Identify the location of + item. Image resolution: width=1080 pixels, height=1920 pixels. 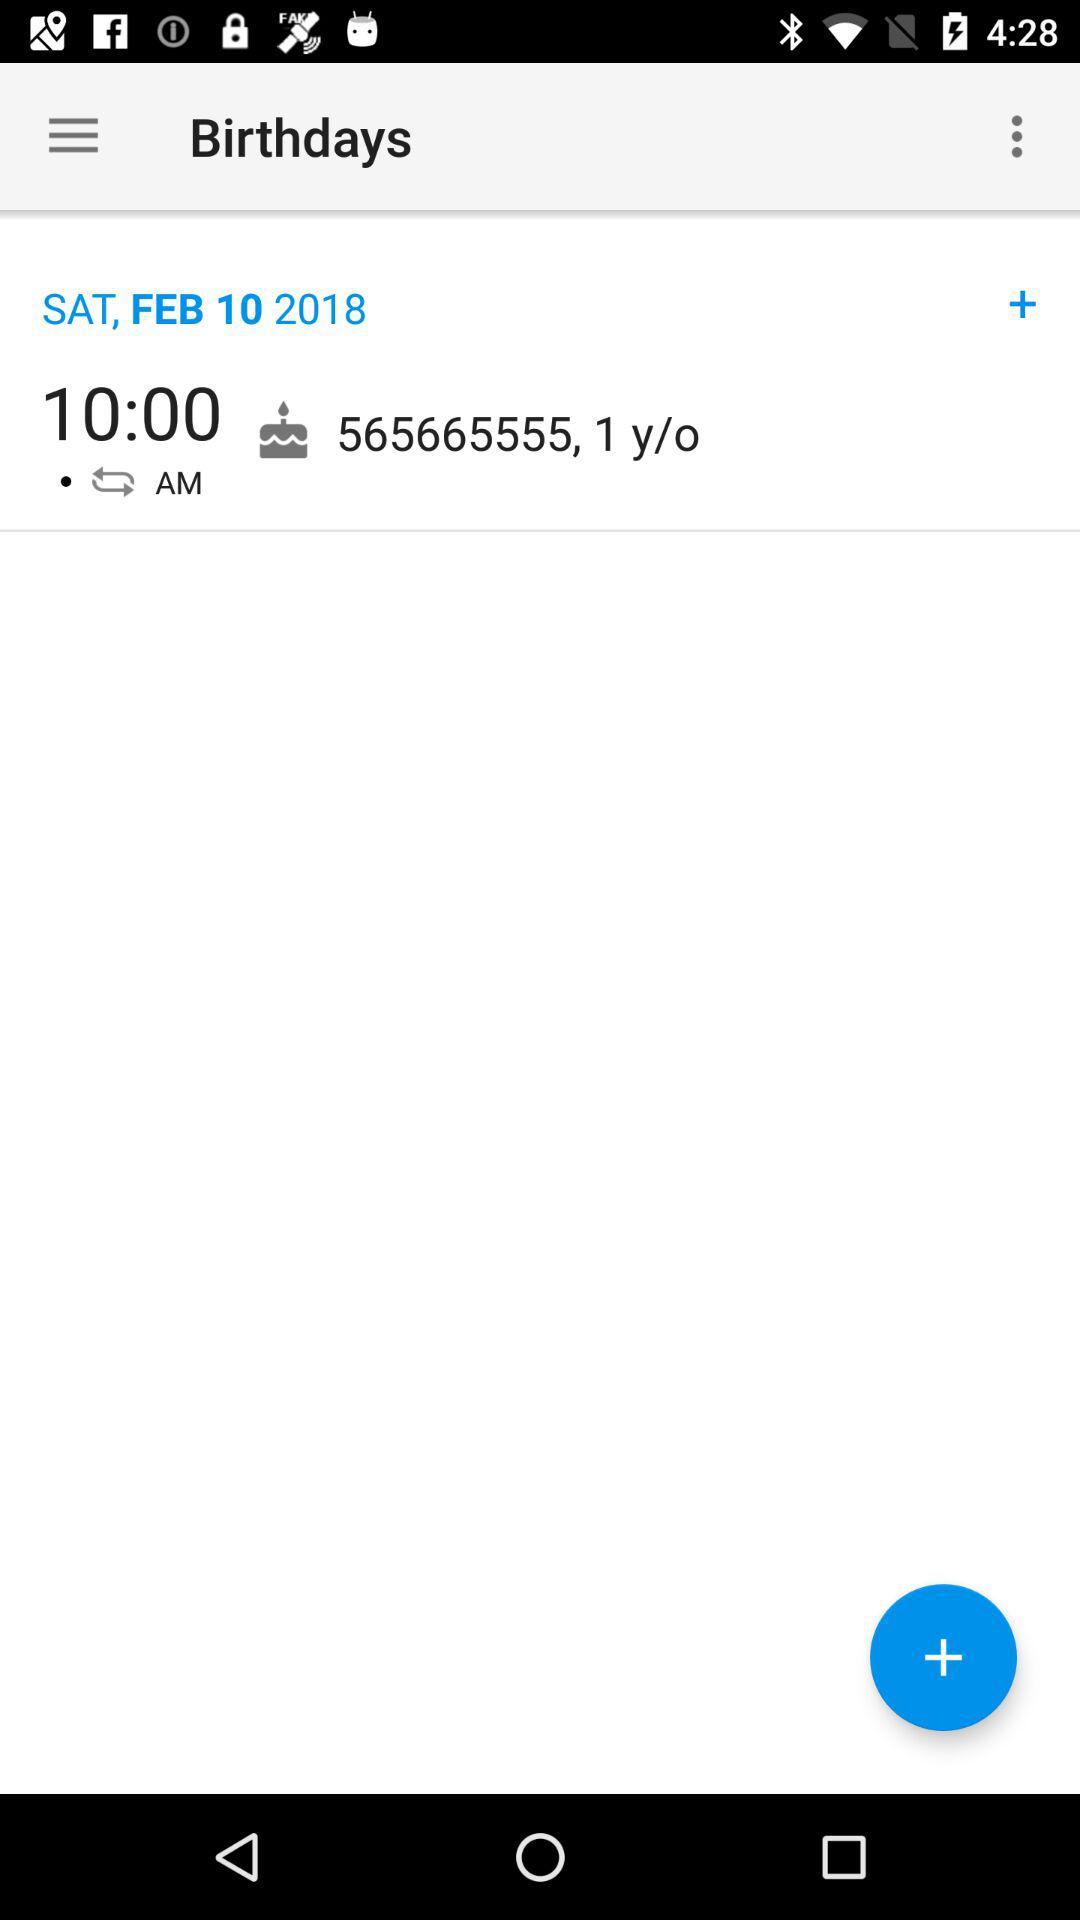
(1022, 282).